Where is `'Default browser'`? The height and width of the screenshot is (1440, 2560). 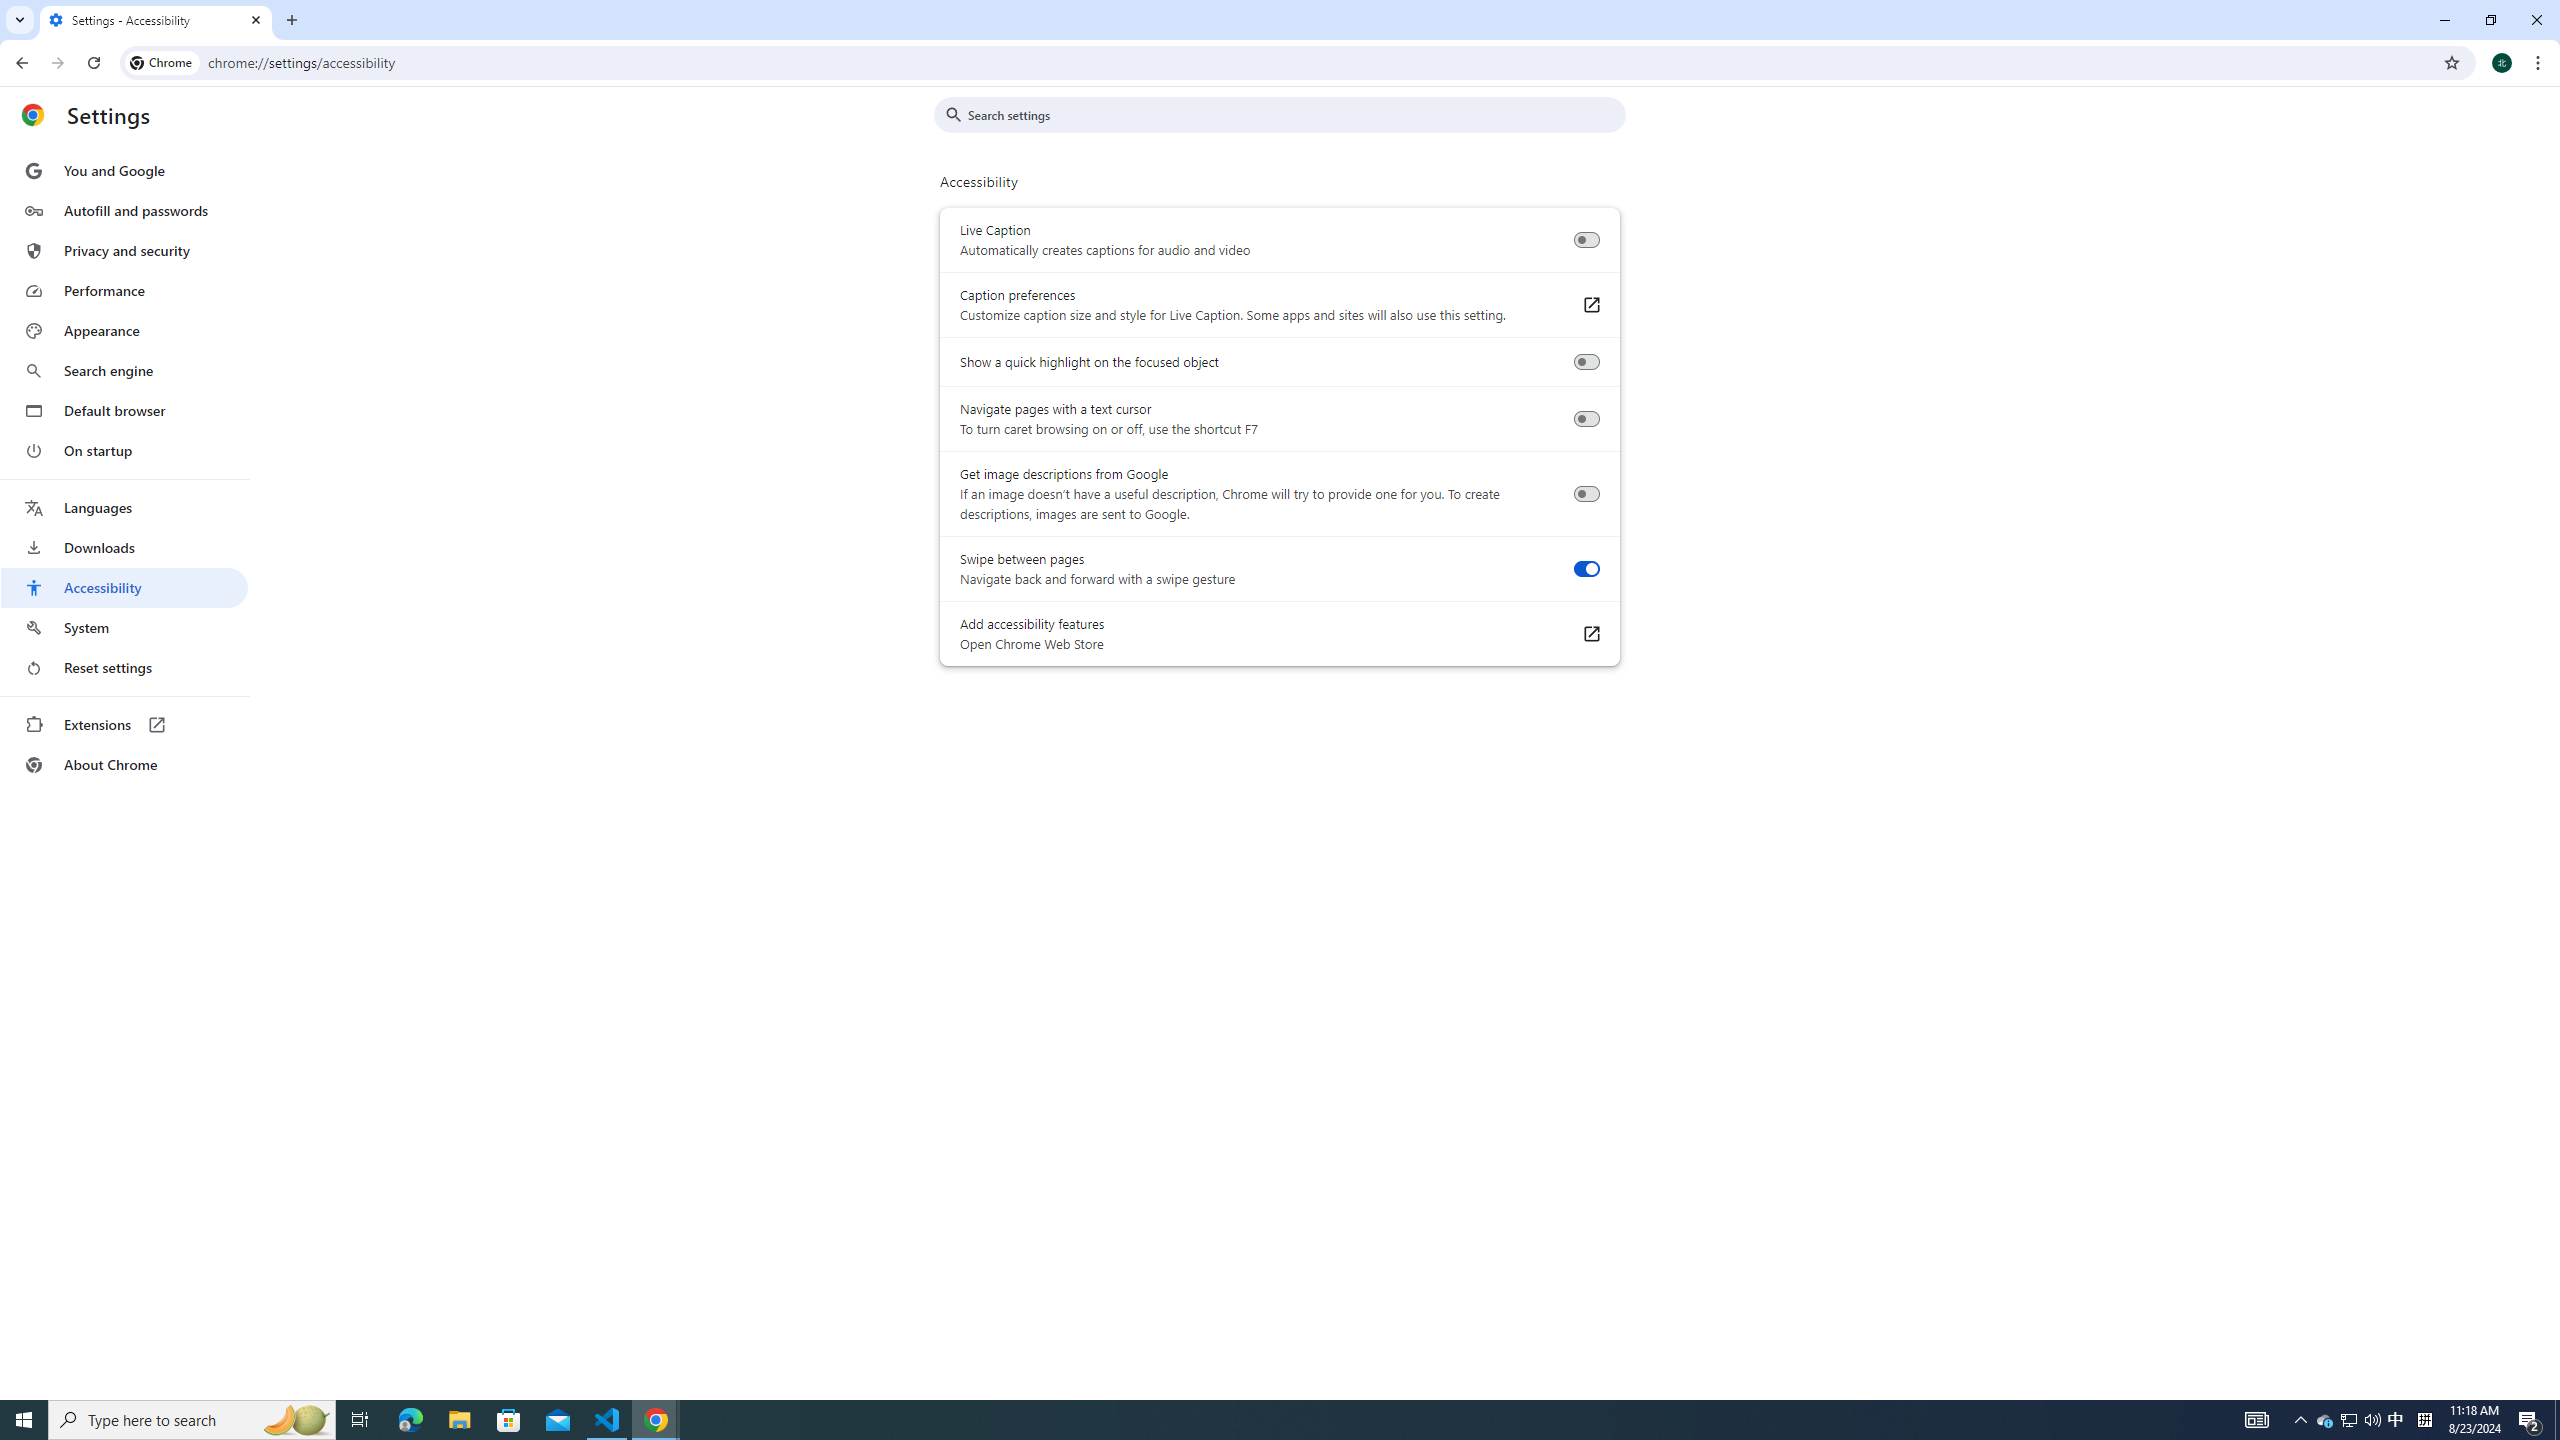 'Default browser' is located at coordinates (123, 410).